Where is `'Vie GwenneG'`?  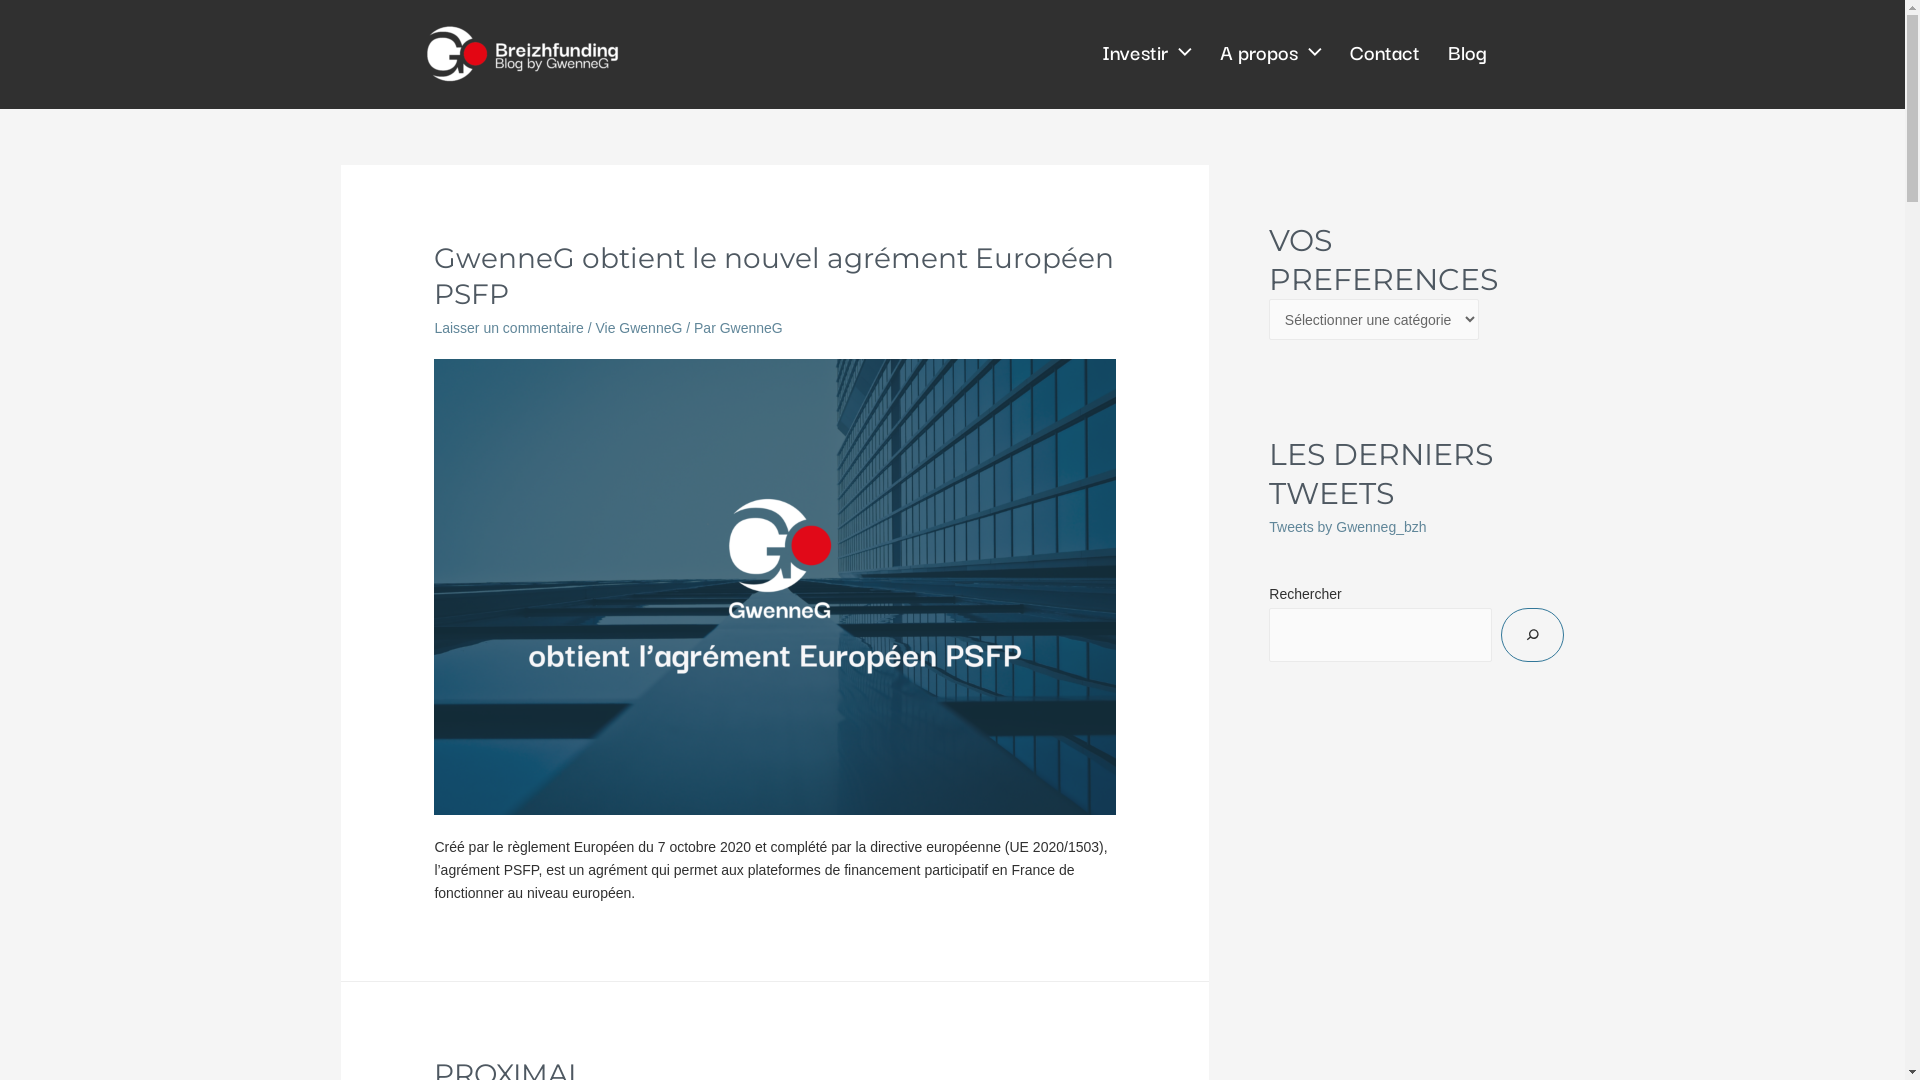 'Vie GwenneG' is located at coordinates (637, 326).